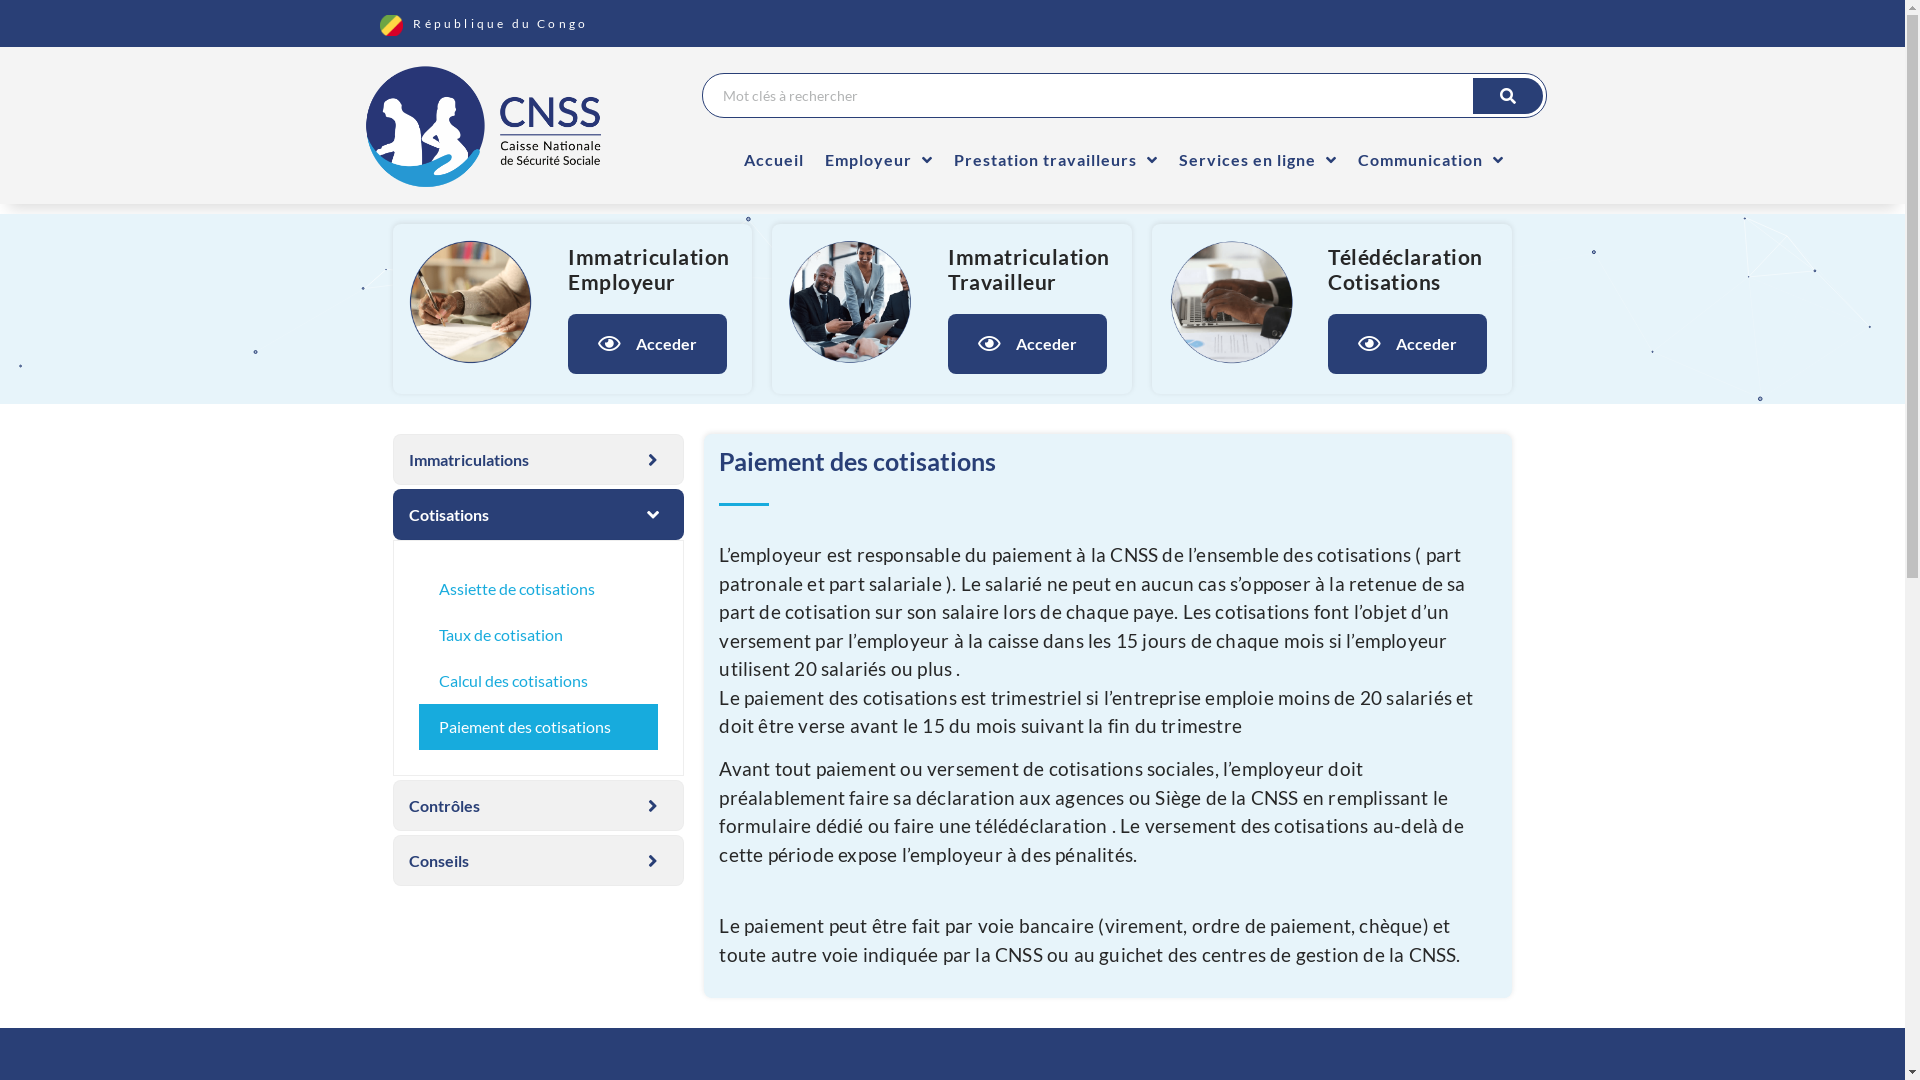 The height and width of the screenshot is (1080, 1920). What do you see at coordinates (1055, 158) in the screenshot?
I see `'Prestation travailleurs'` at bounding box center [1055, 158].